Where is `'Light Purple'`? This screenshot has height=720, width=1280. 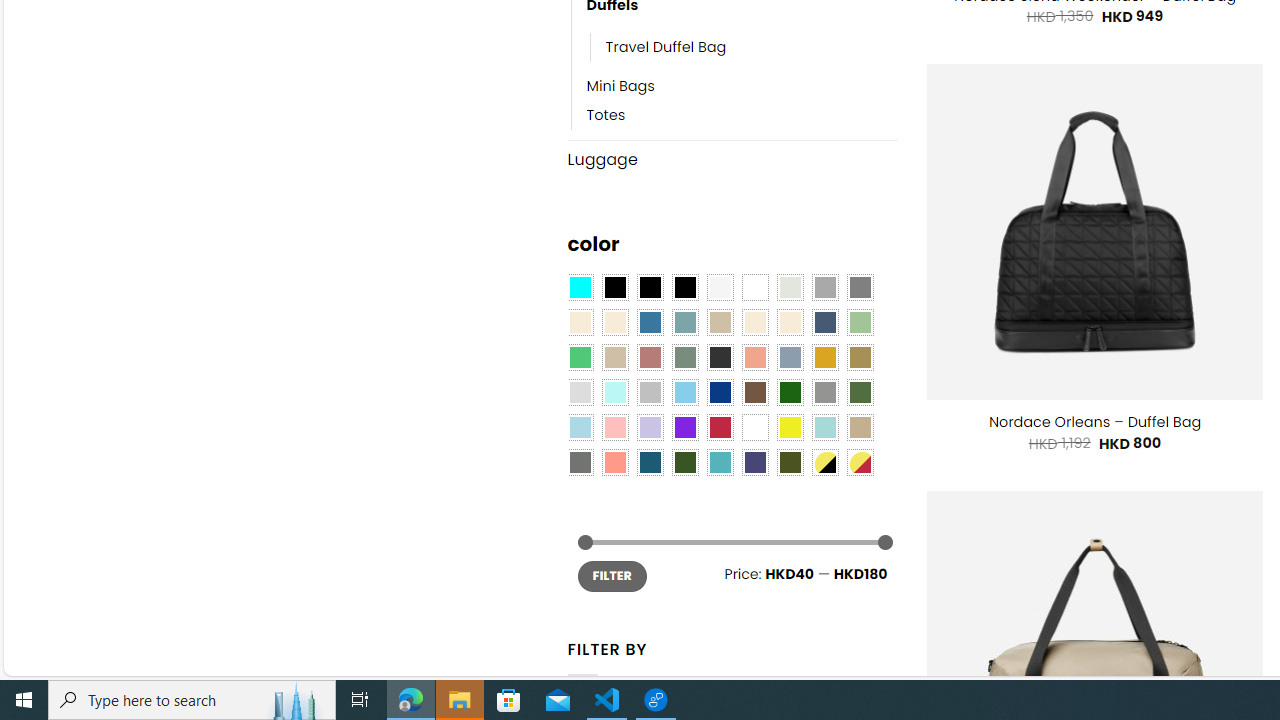
'Light Purple' is located at coordinates (650, 426).